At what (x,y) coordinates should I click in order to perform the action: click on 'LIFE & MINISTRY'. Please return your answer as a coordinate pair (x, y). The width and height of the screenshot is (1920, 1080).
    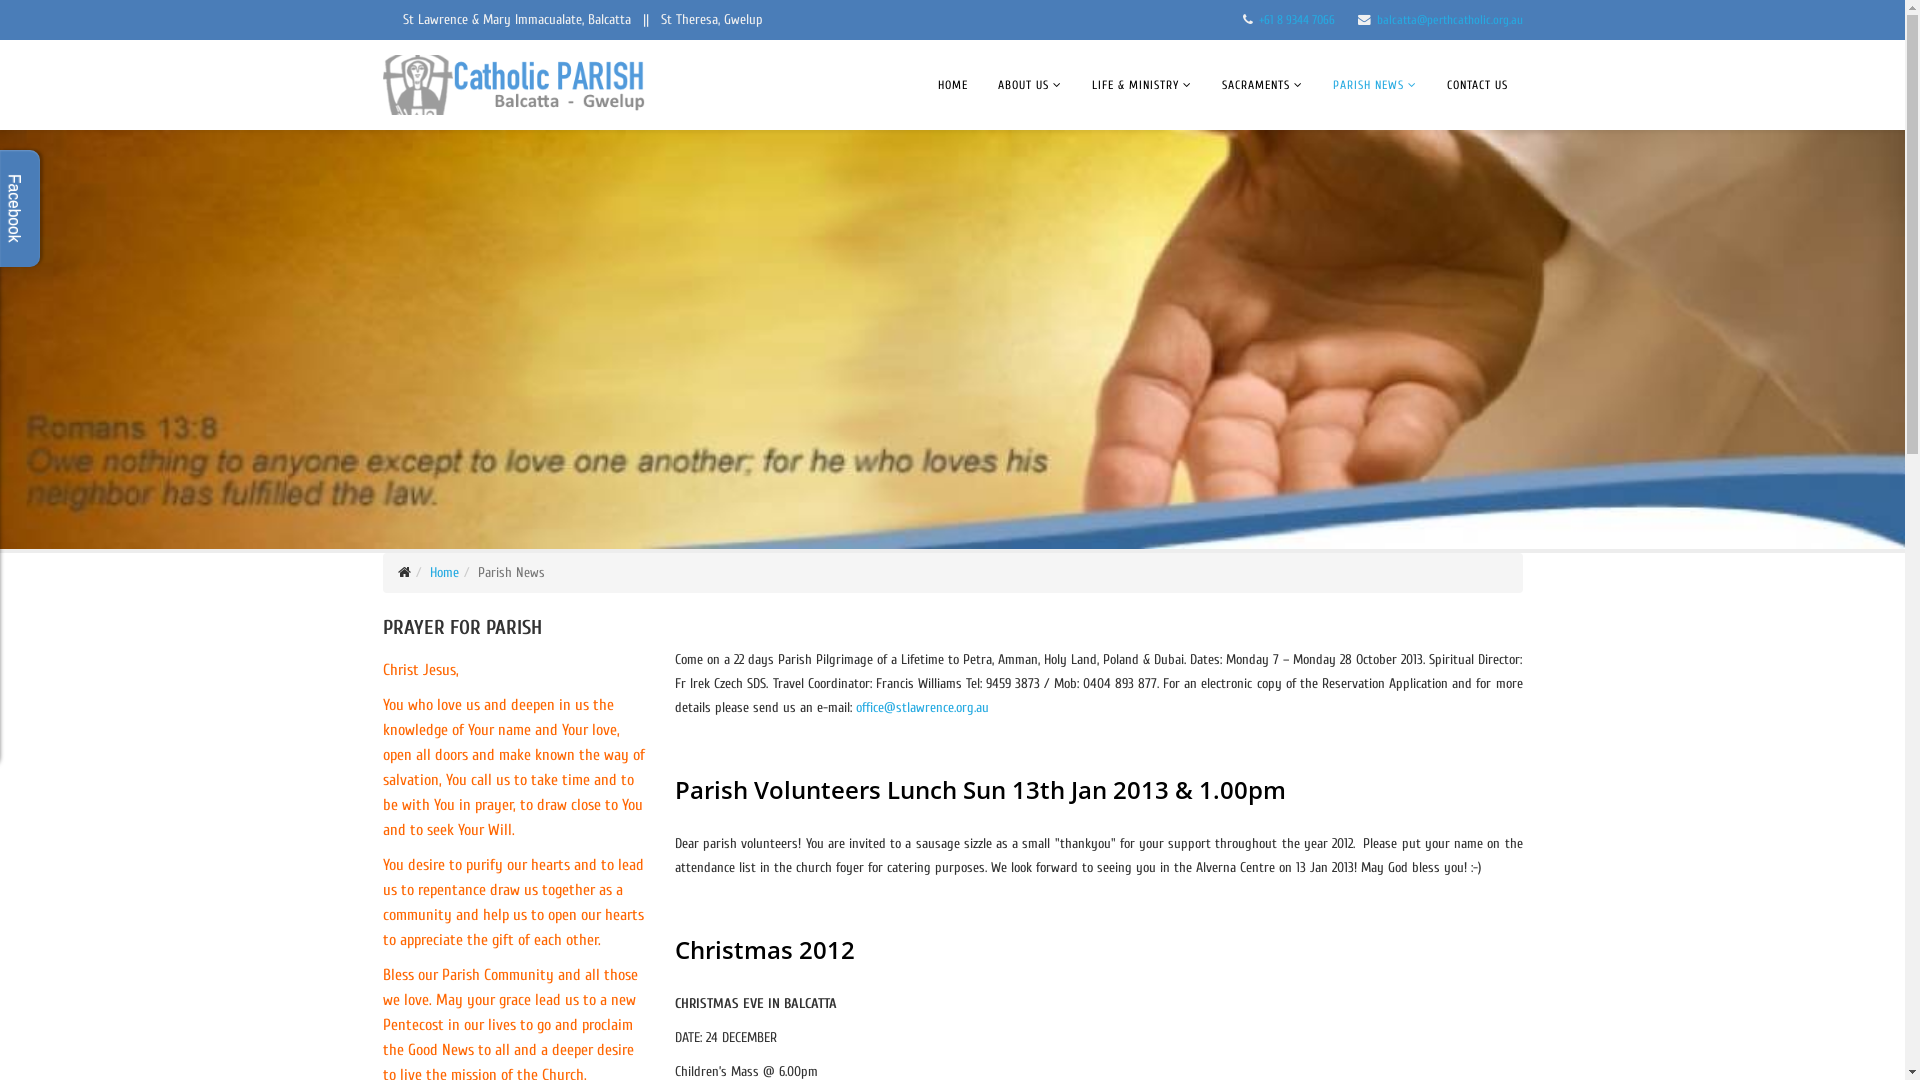
    Looking at the image, I should click on (1141, 83).